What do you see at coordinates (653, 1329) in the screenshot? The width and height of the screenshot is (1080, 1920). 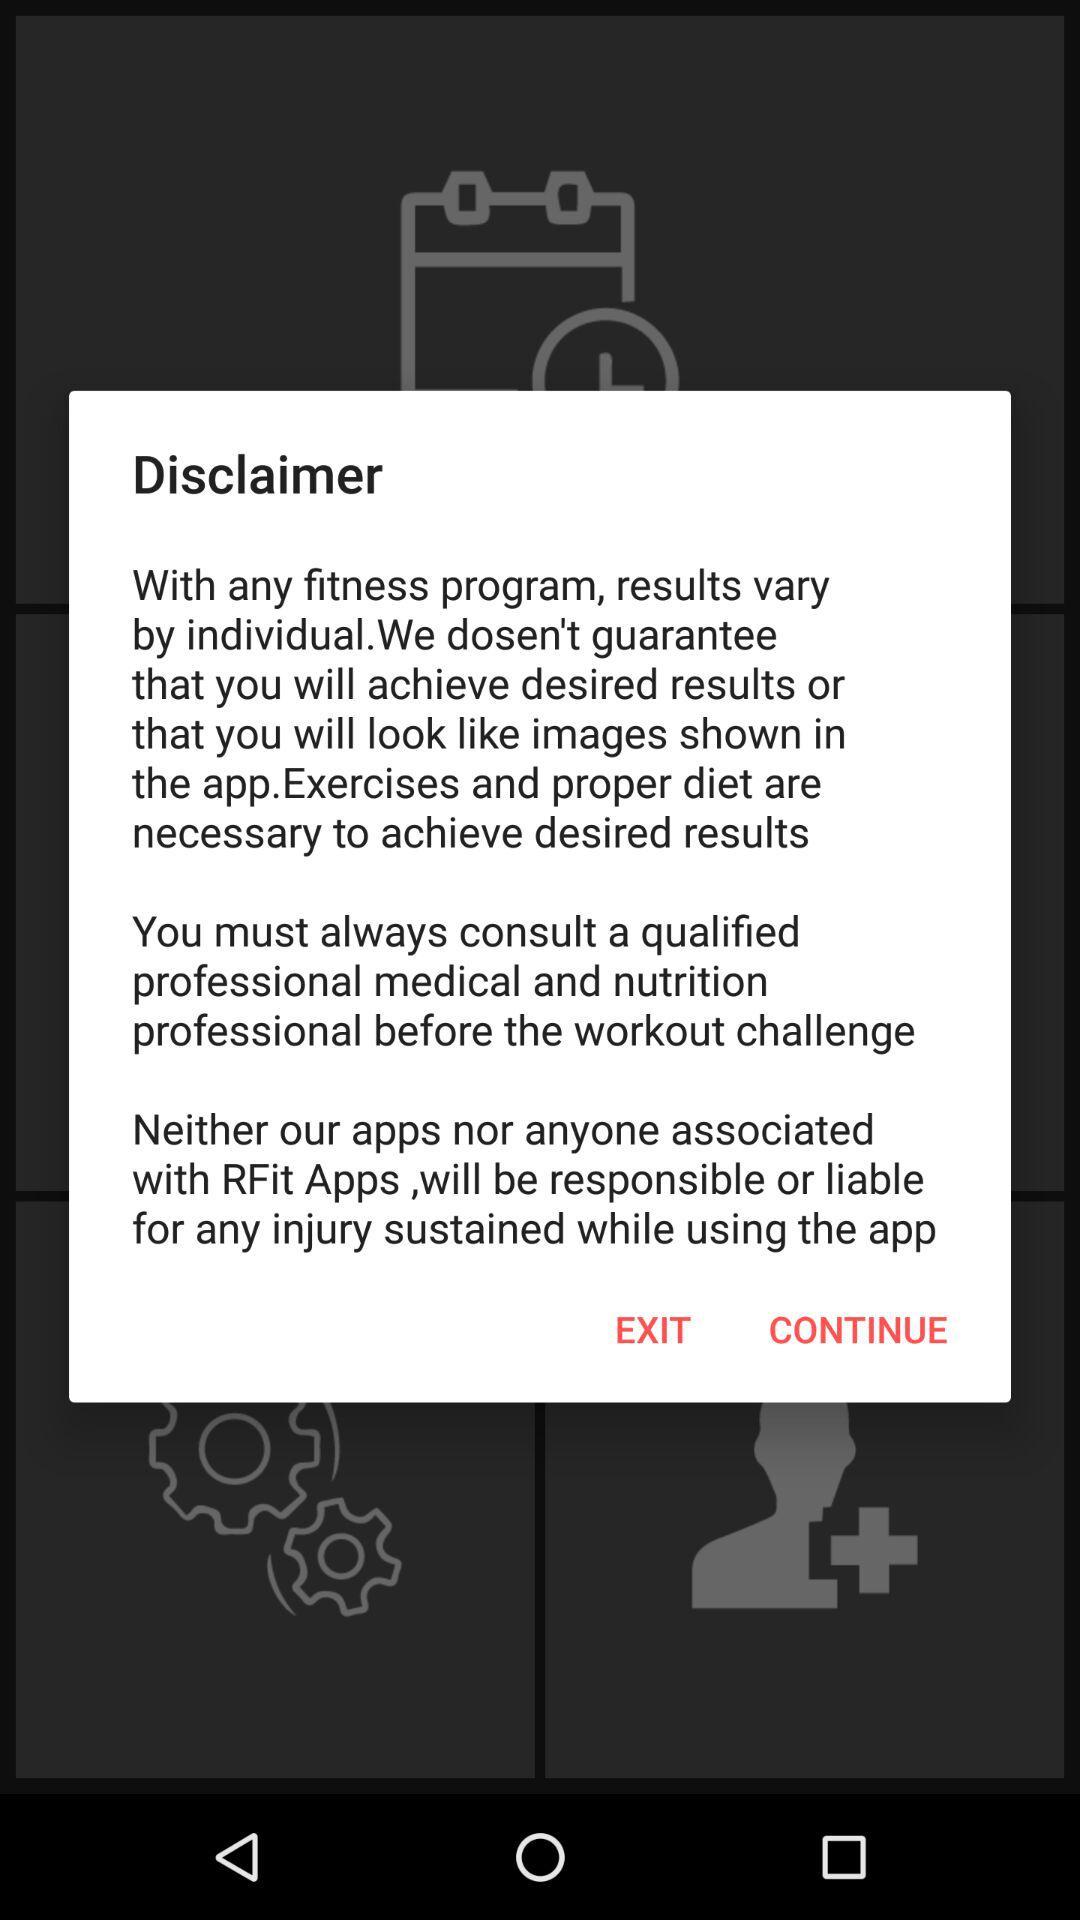 I see `item next to continue icon` at bounding box center [653, 1329].